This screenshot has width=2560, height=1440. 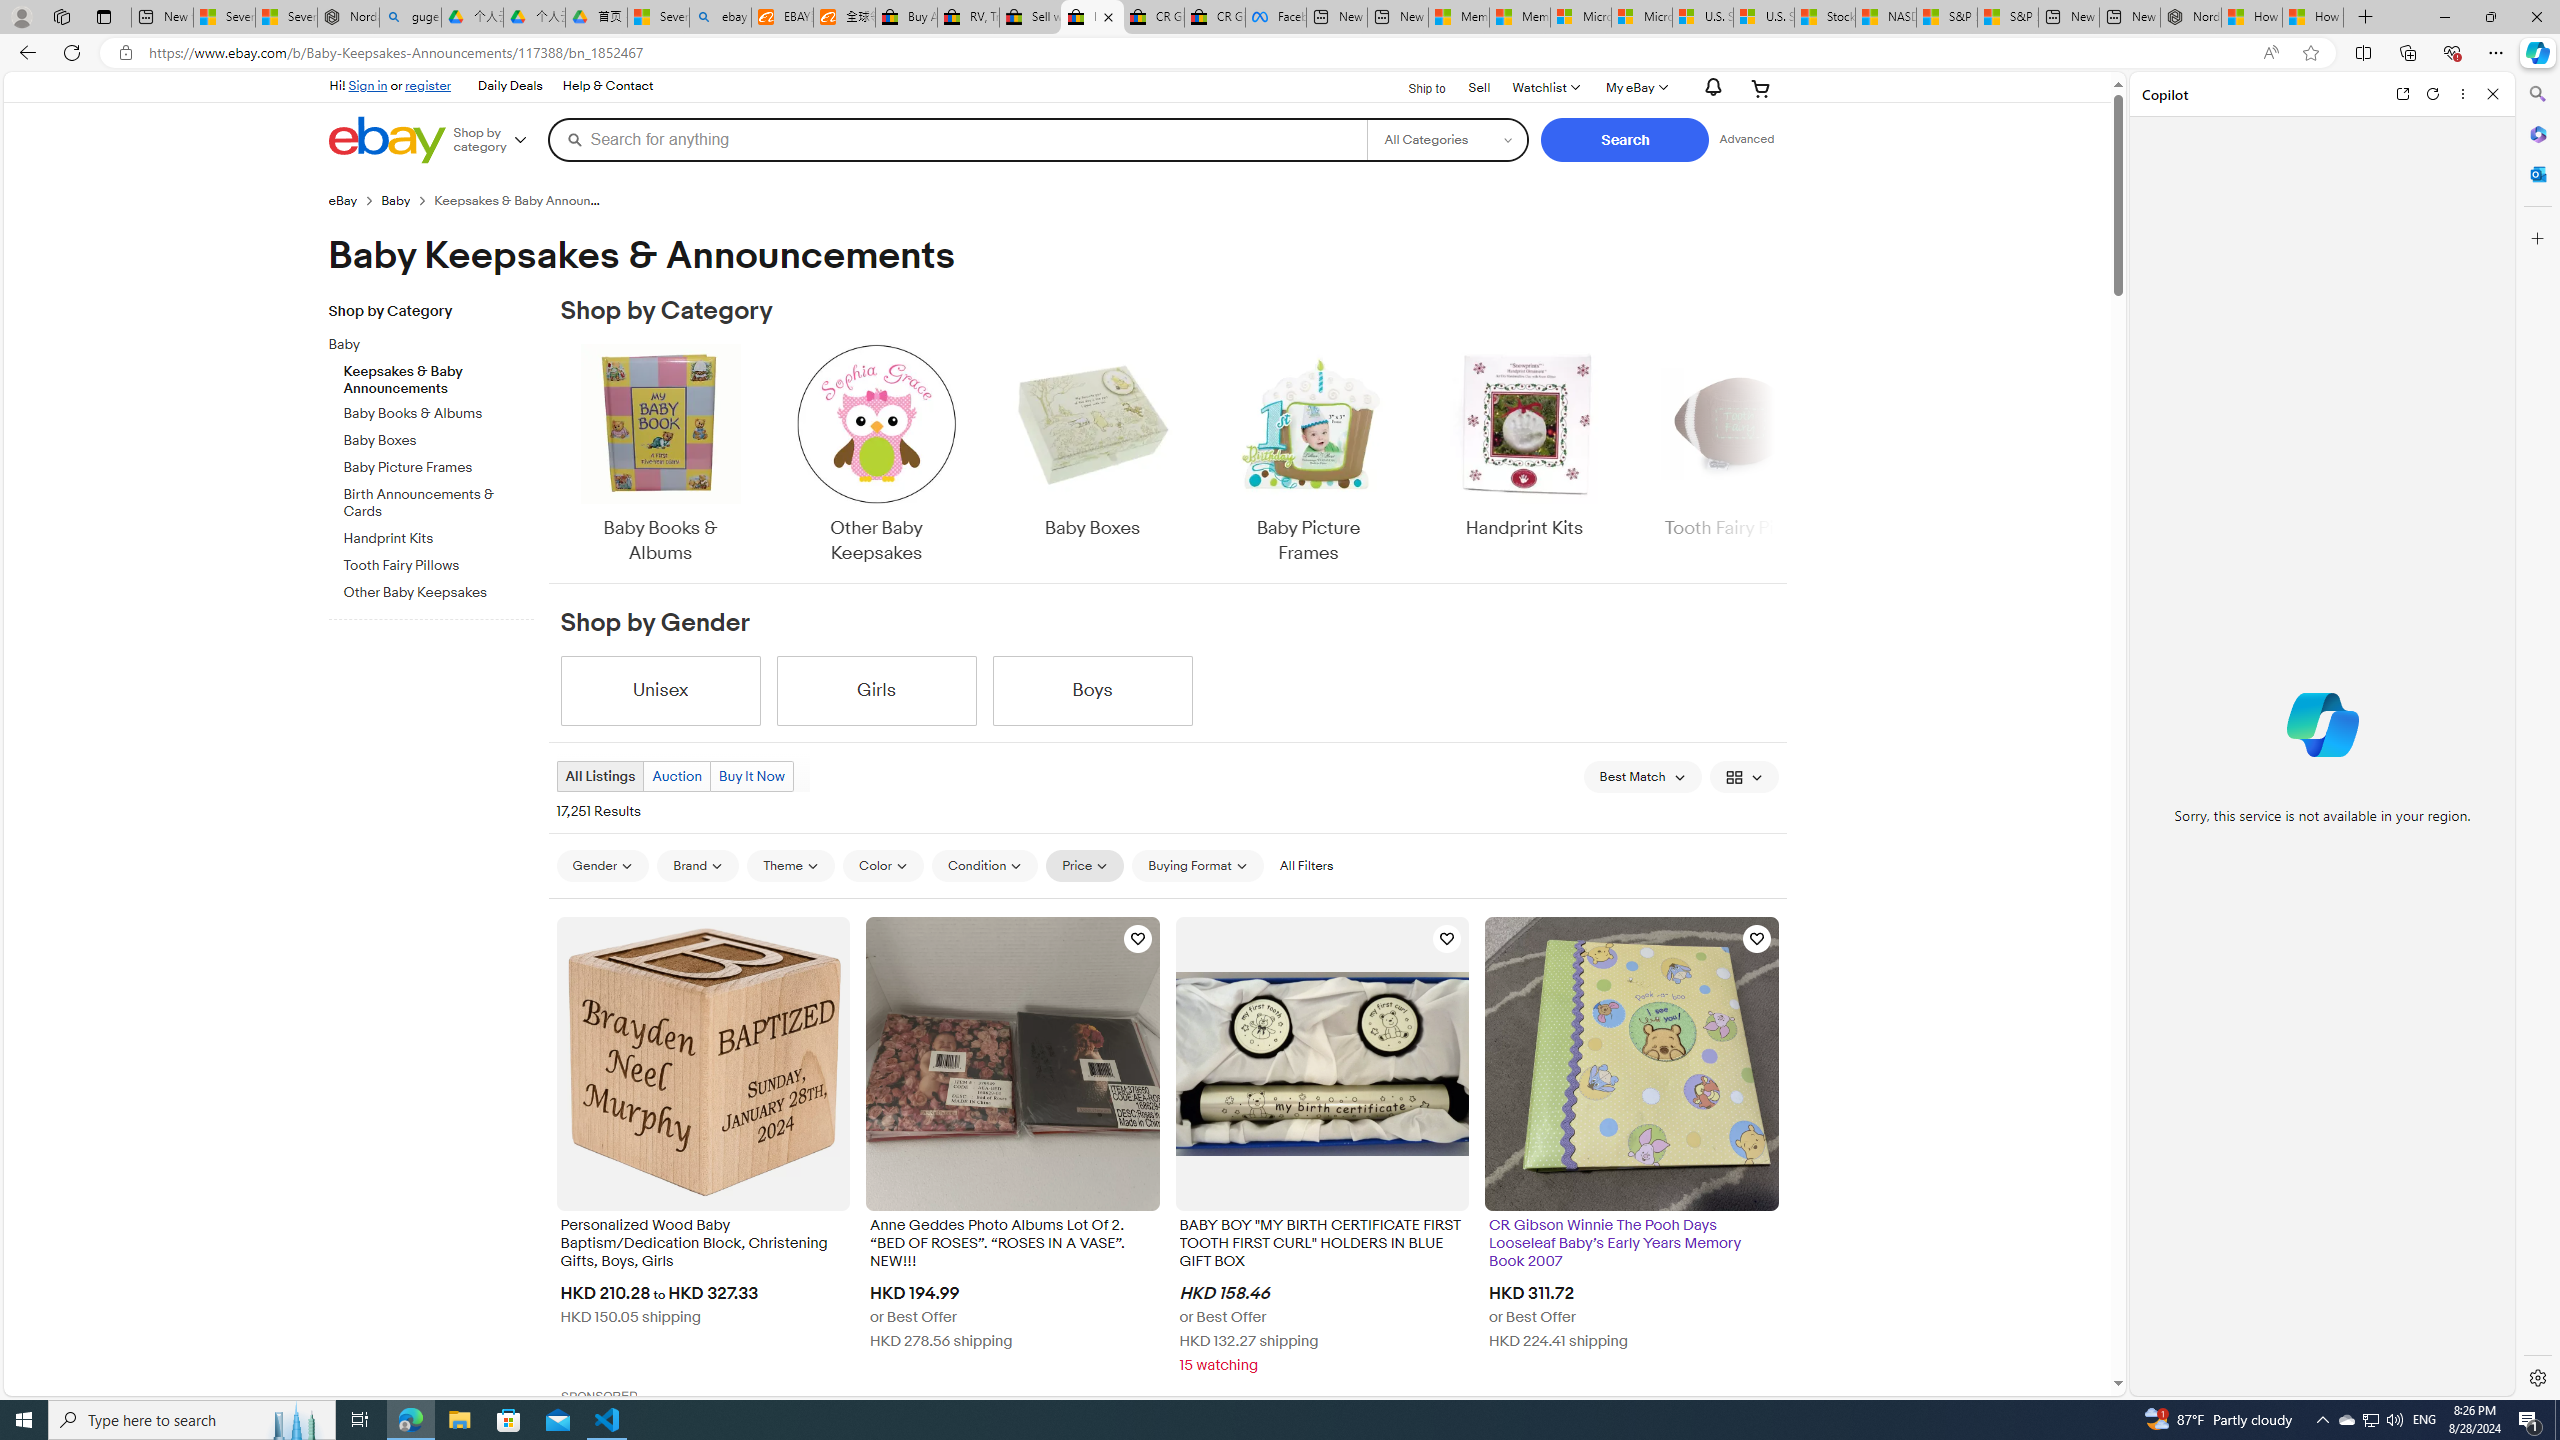 What do you see at coordinates (2007, 16) in the screenshot?
I see `'S&P 500, Nasdaq end lower, weighed by Nvidia dip | Watch'` at bounding box center [2007, 16].